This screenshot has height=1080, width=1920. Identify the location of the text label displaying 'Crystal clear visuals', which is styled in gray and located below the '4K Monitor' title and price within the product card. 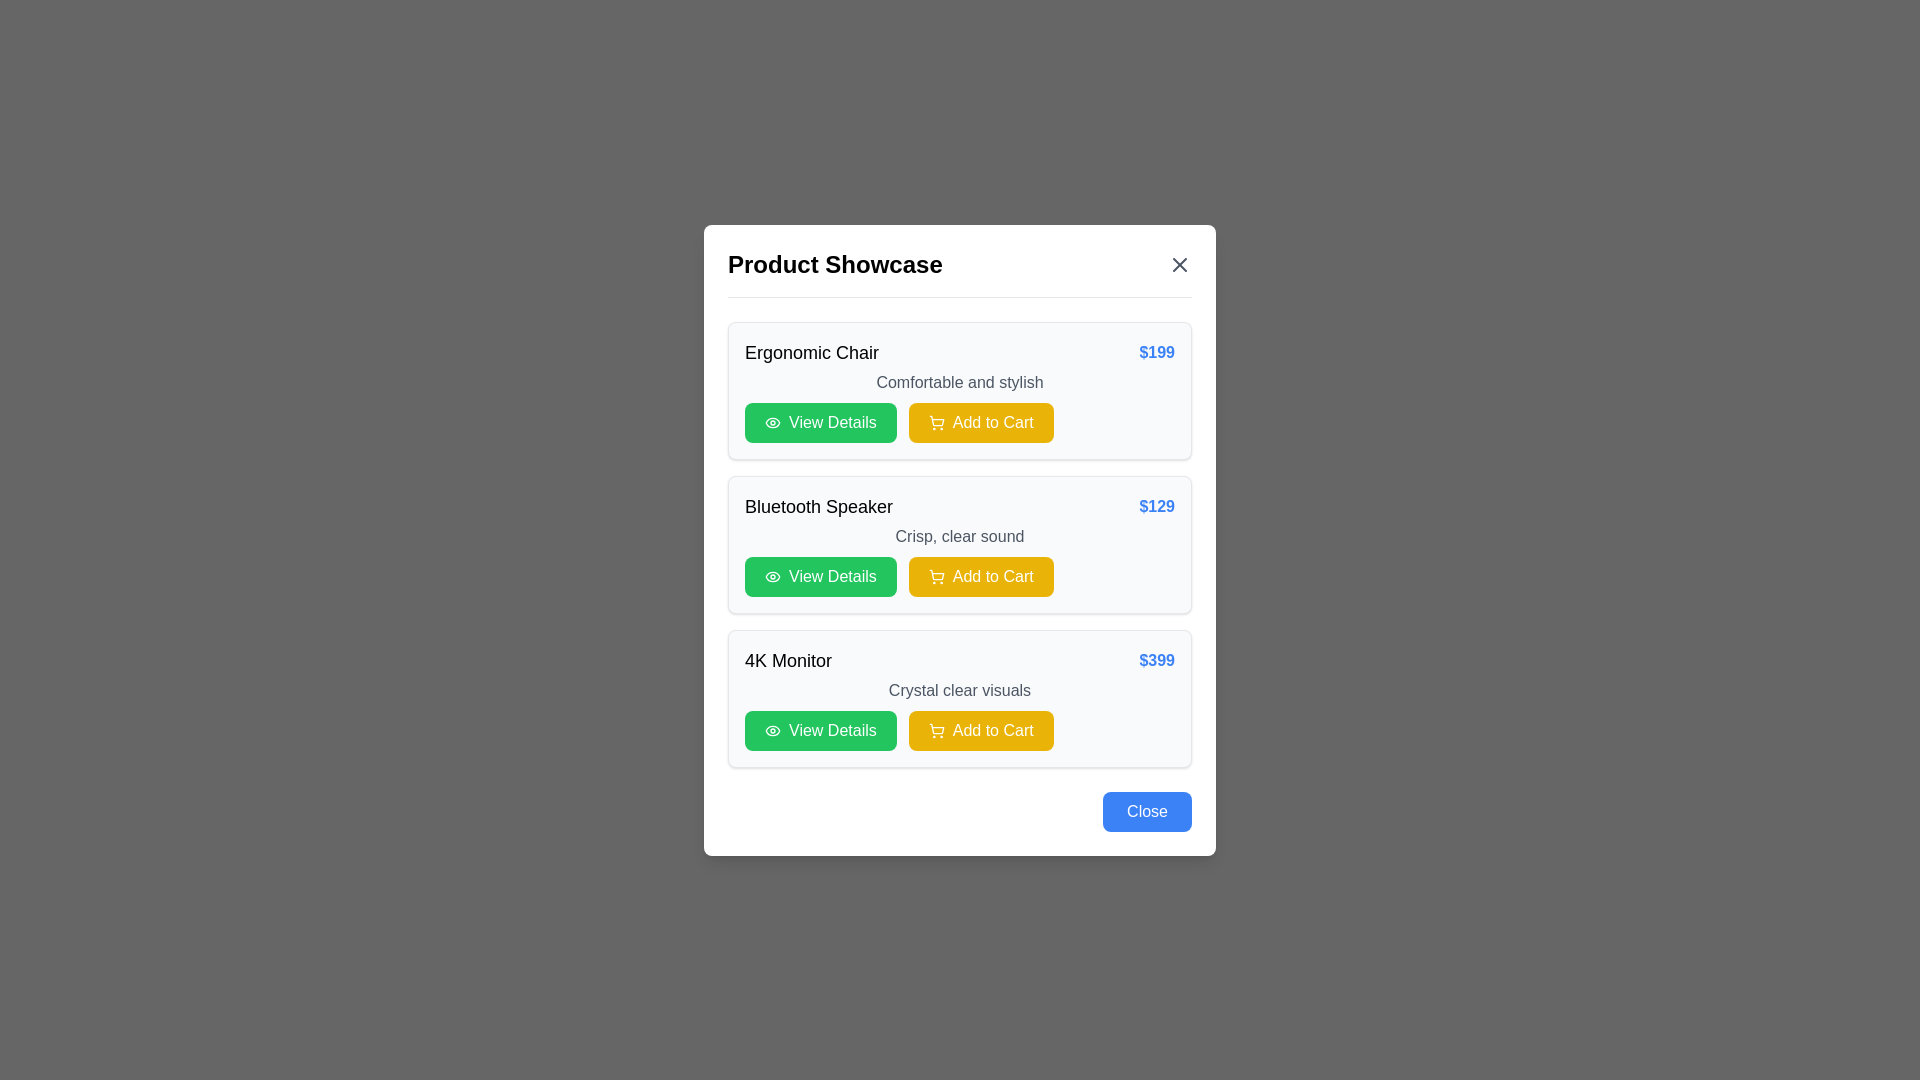
(960, 689).